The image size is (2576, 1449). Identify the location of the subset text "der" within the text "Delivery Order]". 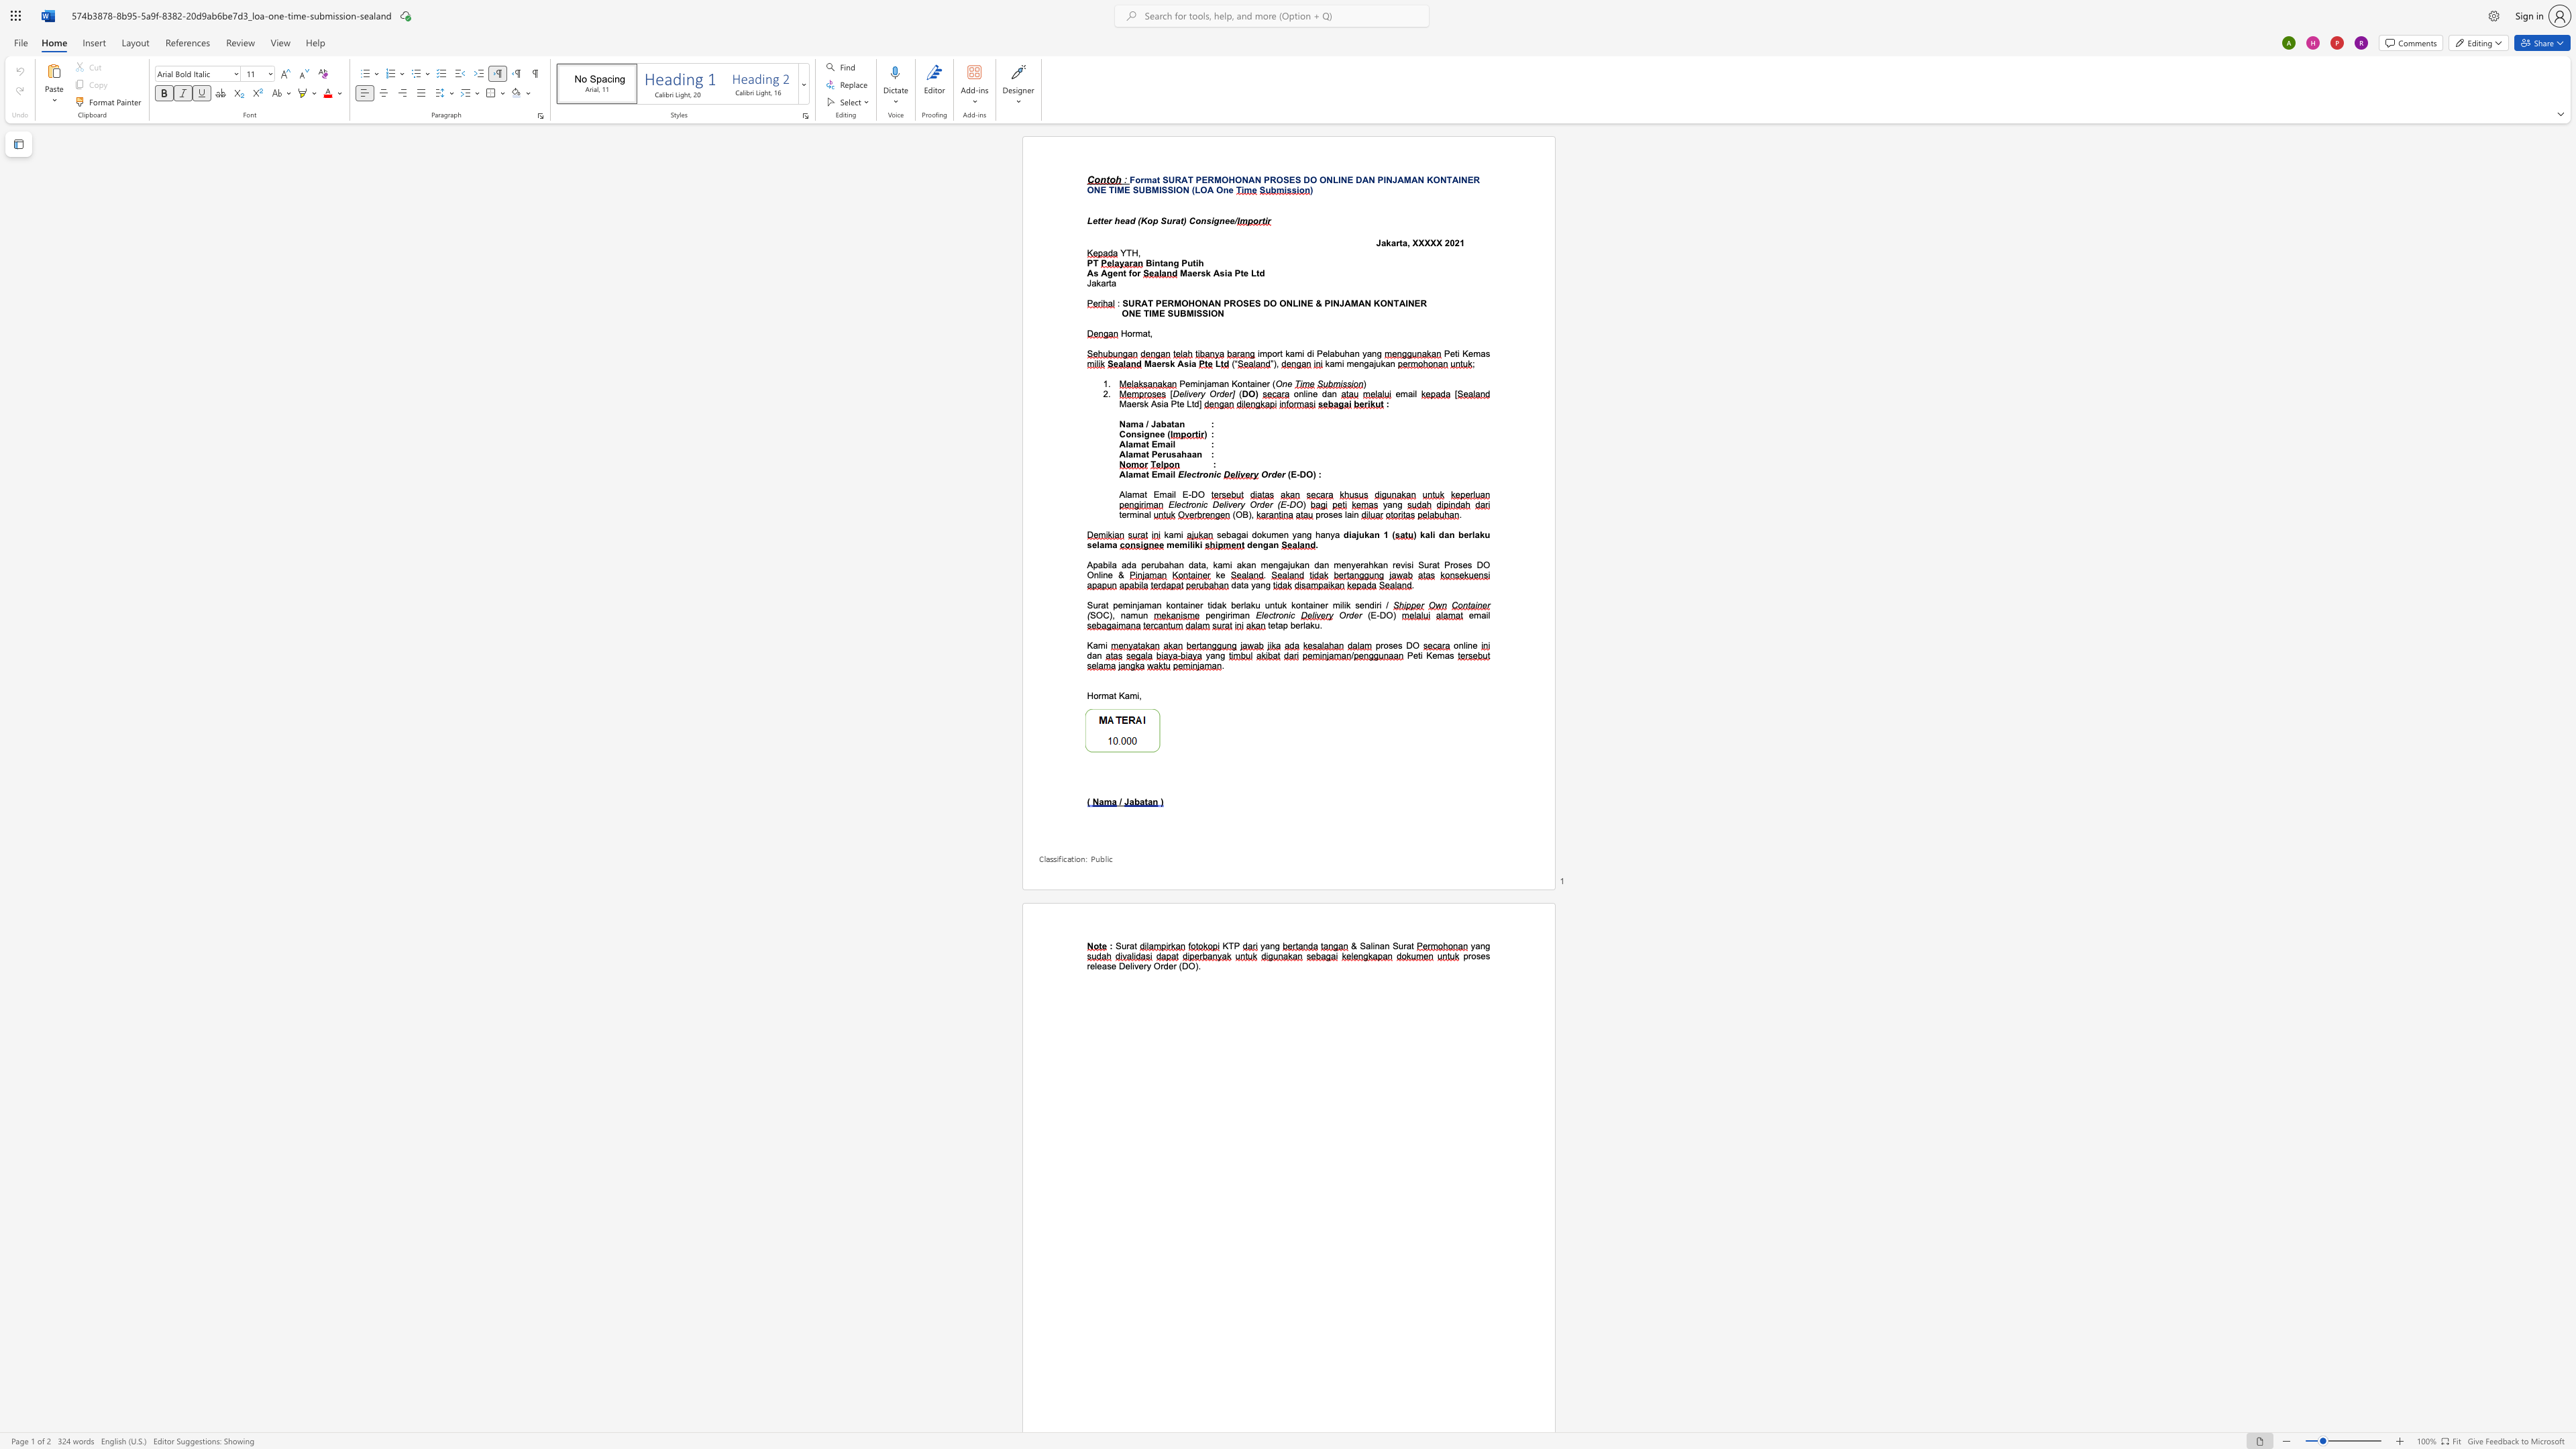
(1219, 394).